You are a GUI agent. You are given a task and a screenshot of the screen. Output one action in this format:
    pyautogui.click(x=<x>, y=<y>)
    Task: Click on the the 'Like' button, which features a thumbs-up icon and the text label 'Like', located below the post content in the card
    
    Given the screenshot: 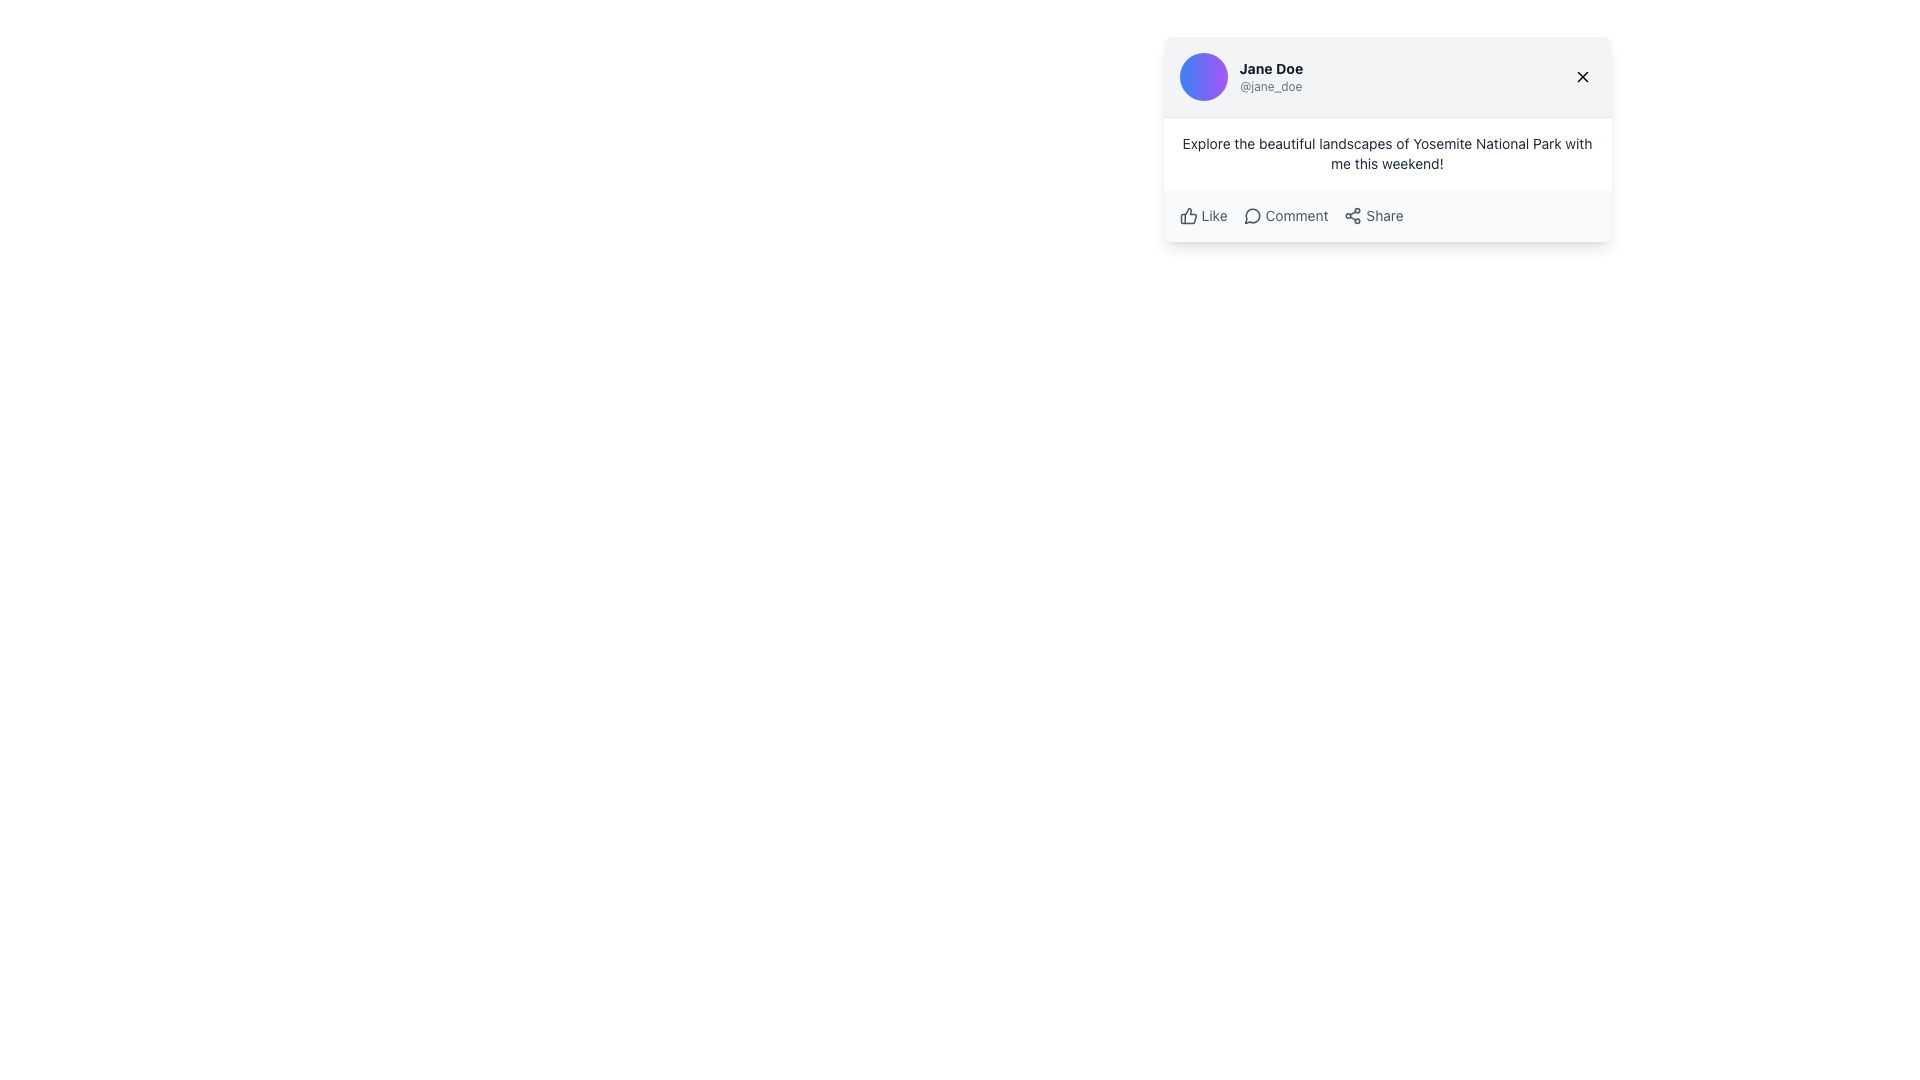 What is the action you would take?
    pyautogui.click(x=1202, y=216)
    